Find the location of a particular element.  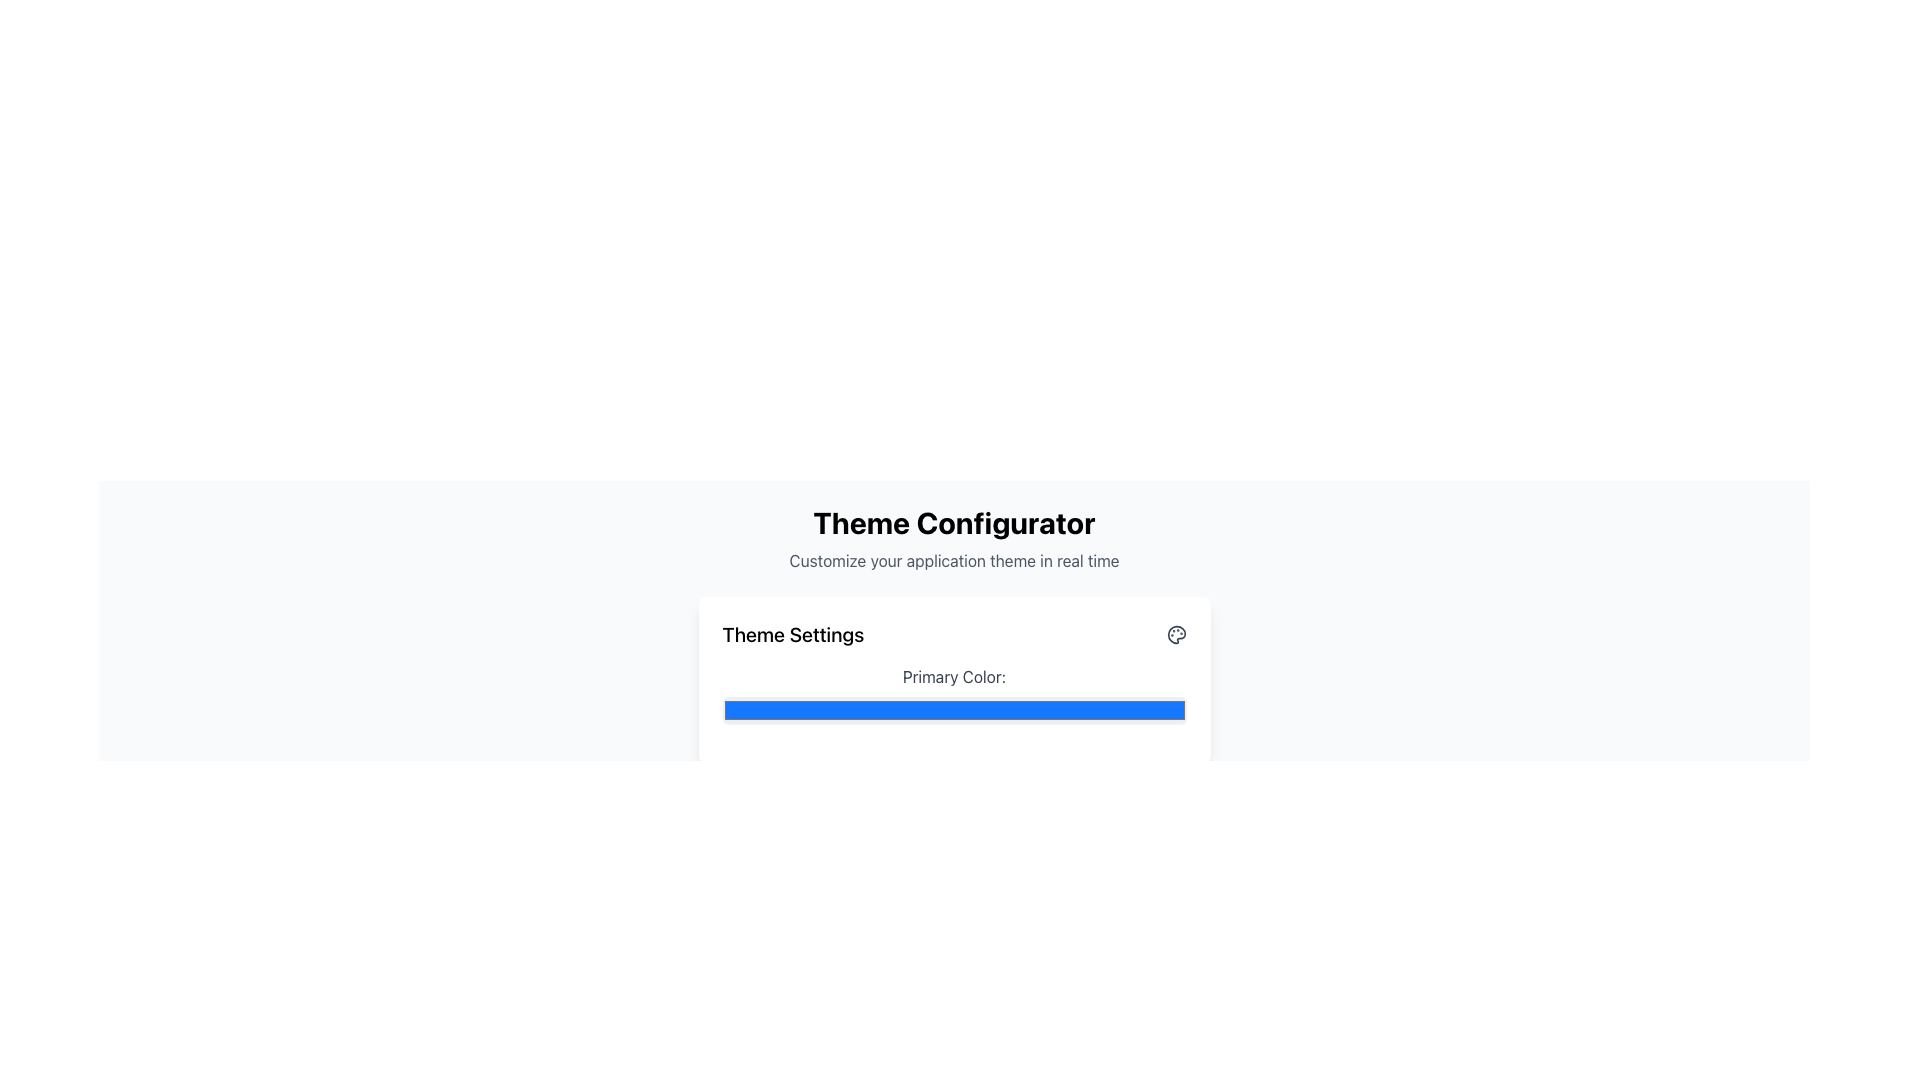

the Text Header element labeled 'Theme Configurator', which features a bold title and a subtitle for customizing the application theme is located at coordinates (953, 538).